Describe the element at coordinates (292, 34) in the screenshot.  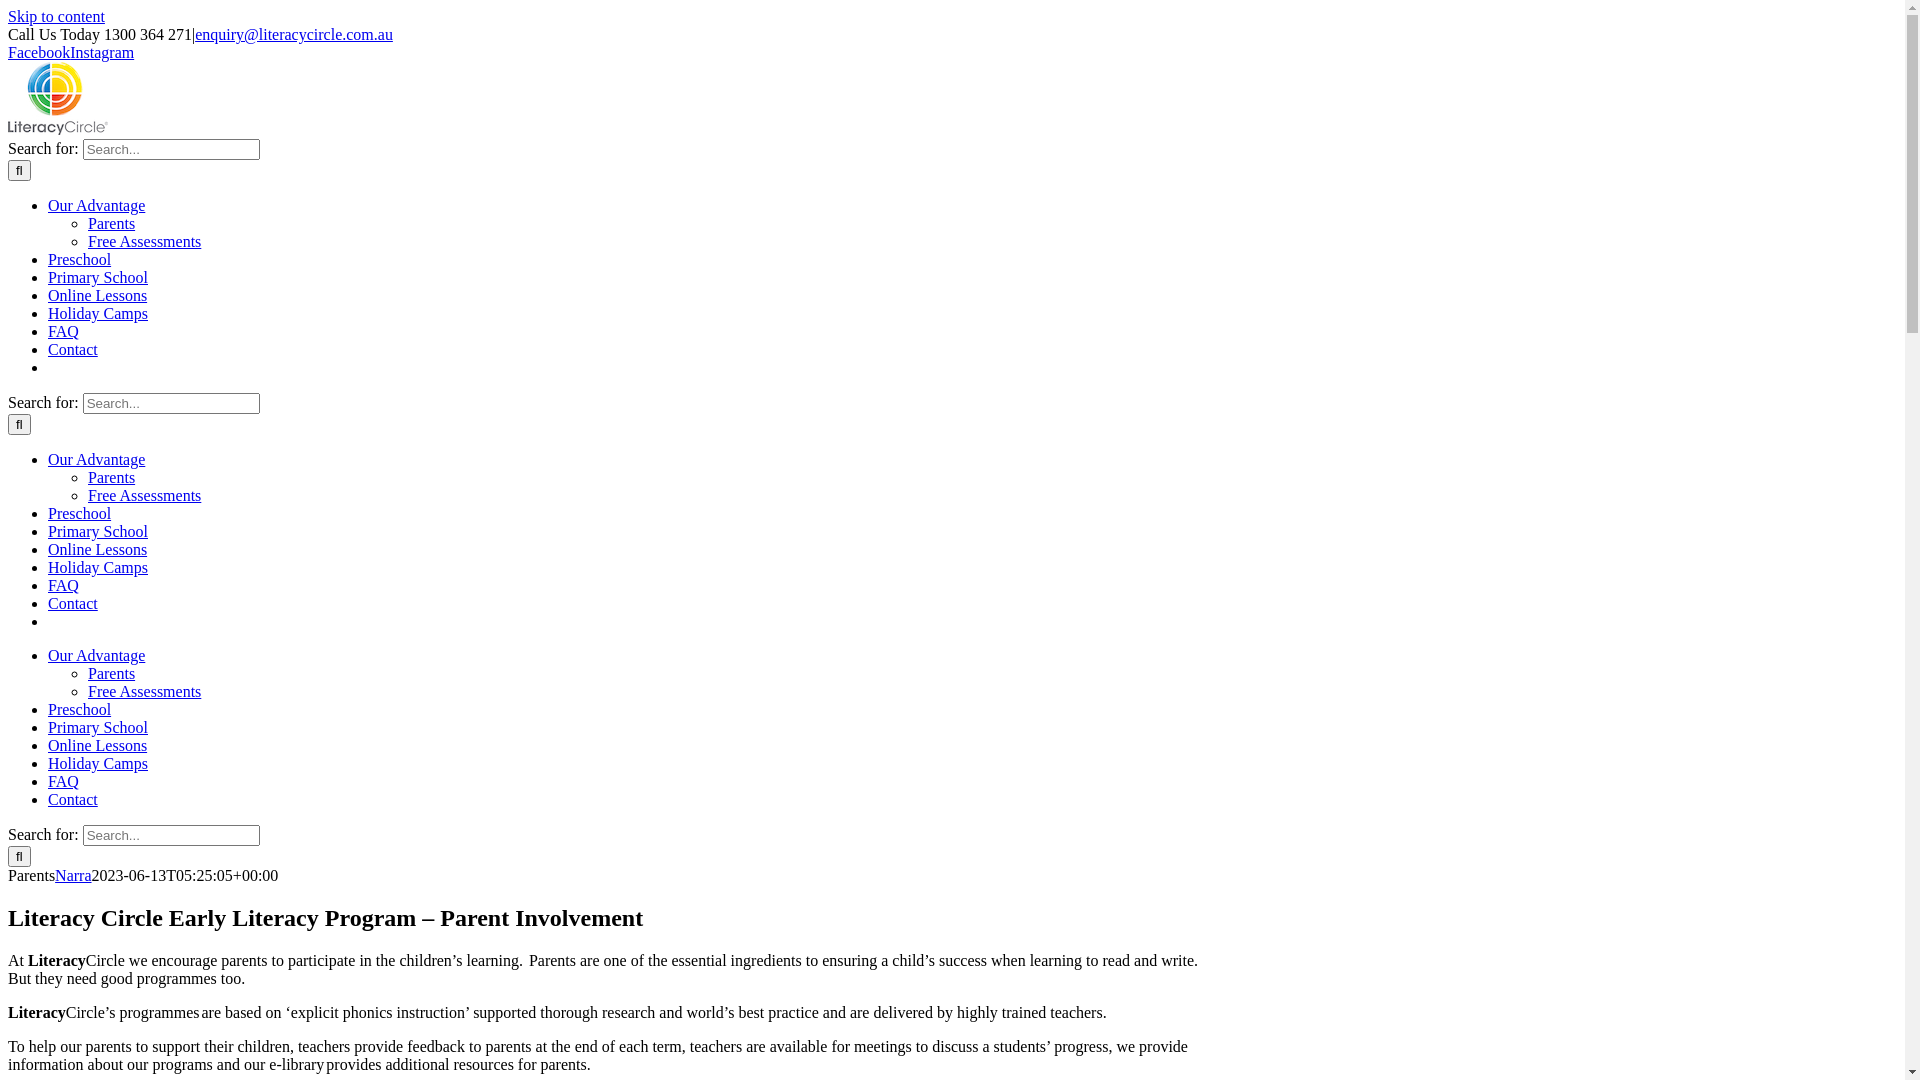
I see `'enquiry@literacycircle.com.au'` at that location.